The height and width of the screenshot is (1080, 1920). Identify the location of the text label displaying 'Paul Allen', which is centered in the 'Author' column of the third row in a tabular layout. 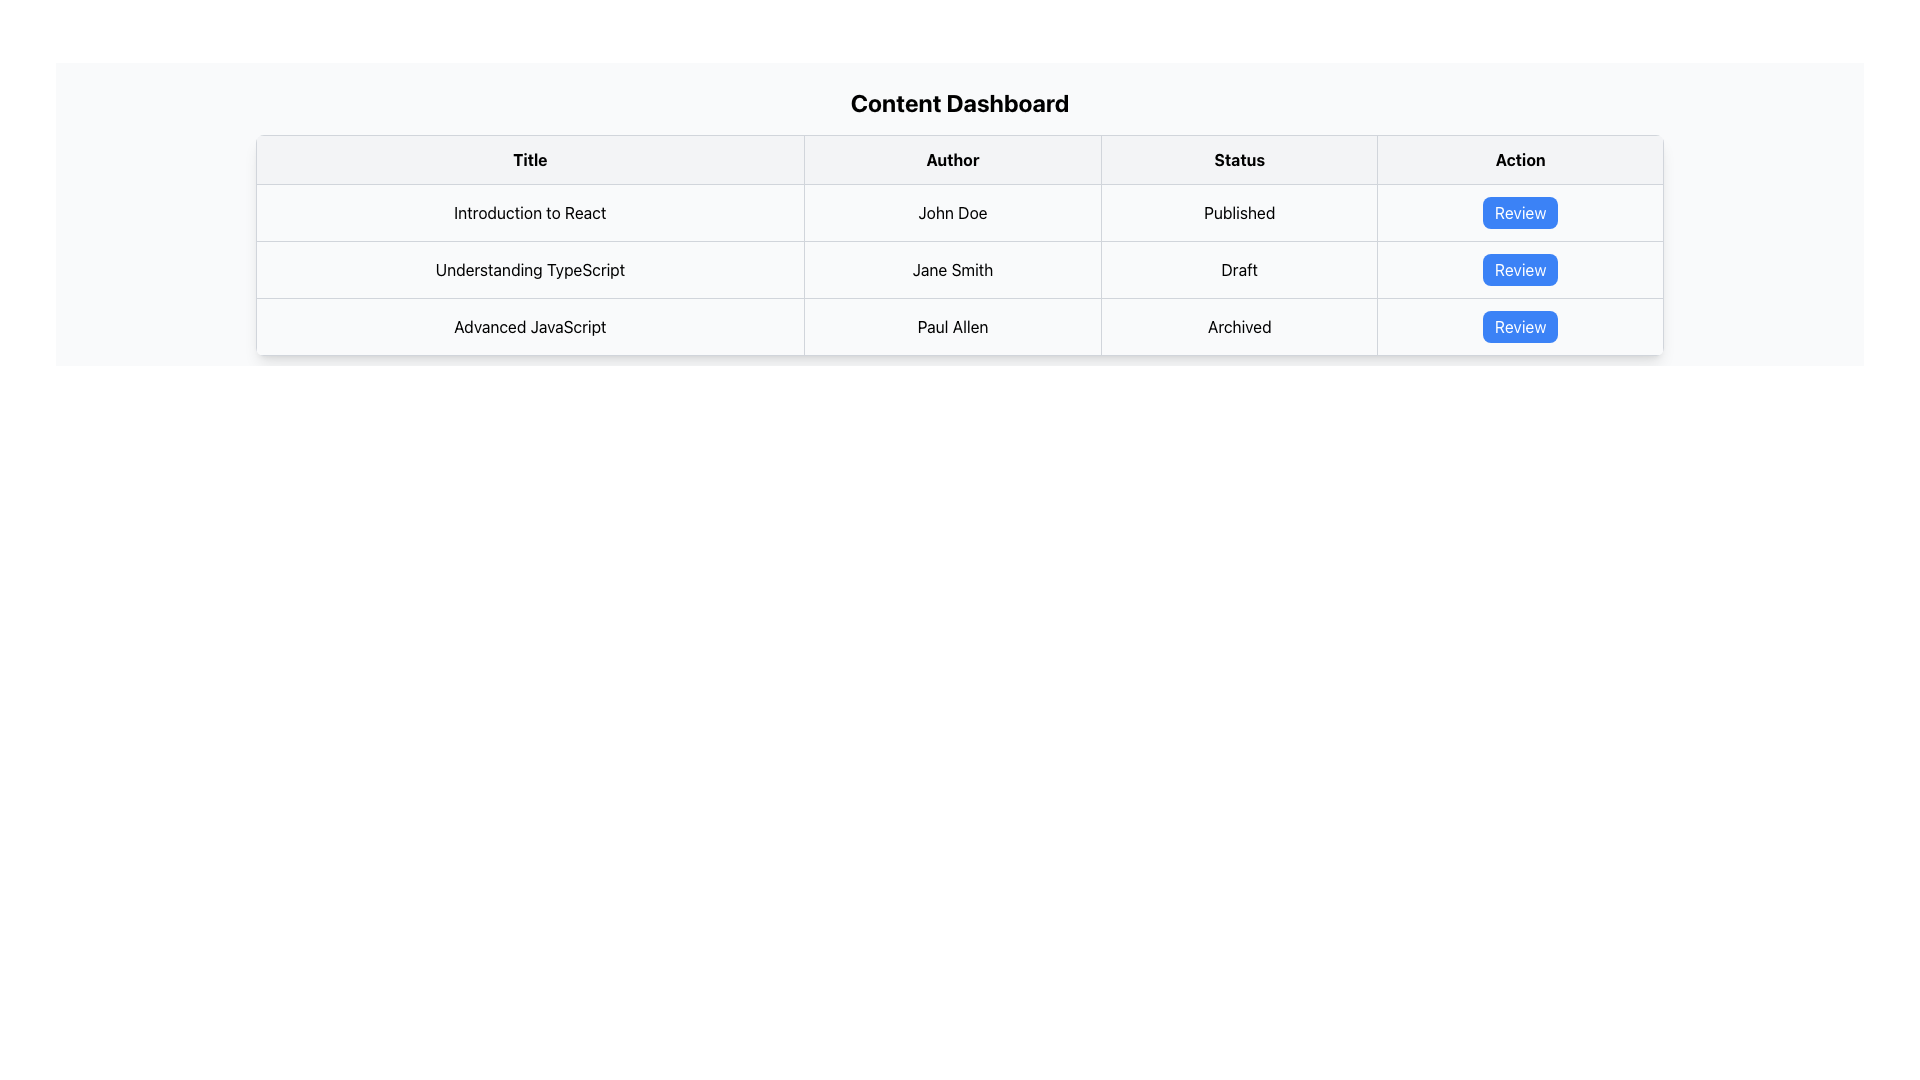
(951, 326).